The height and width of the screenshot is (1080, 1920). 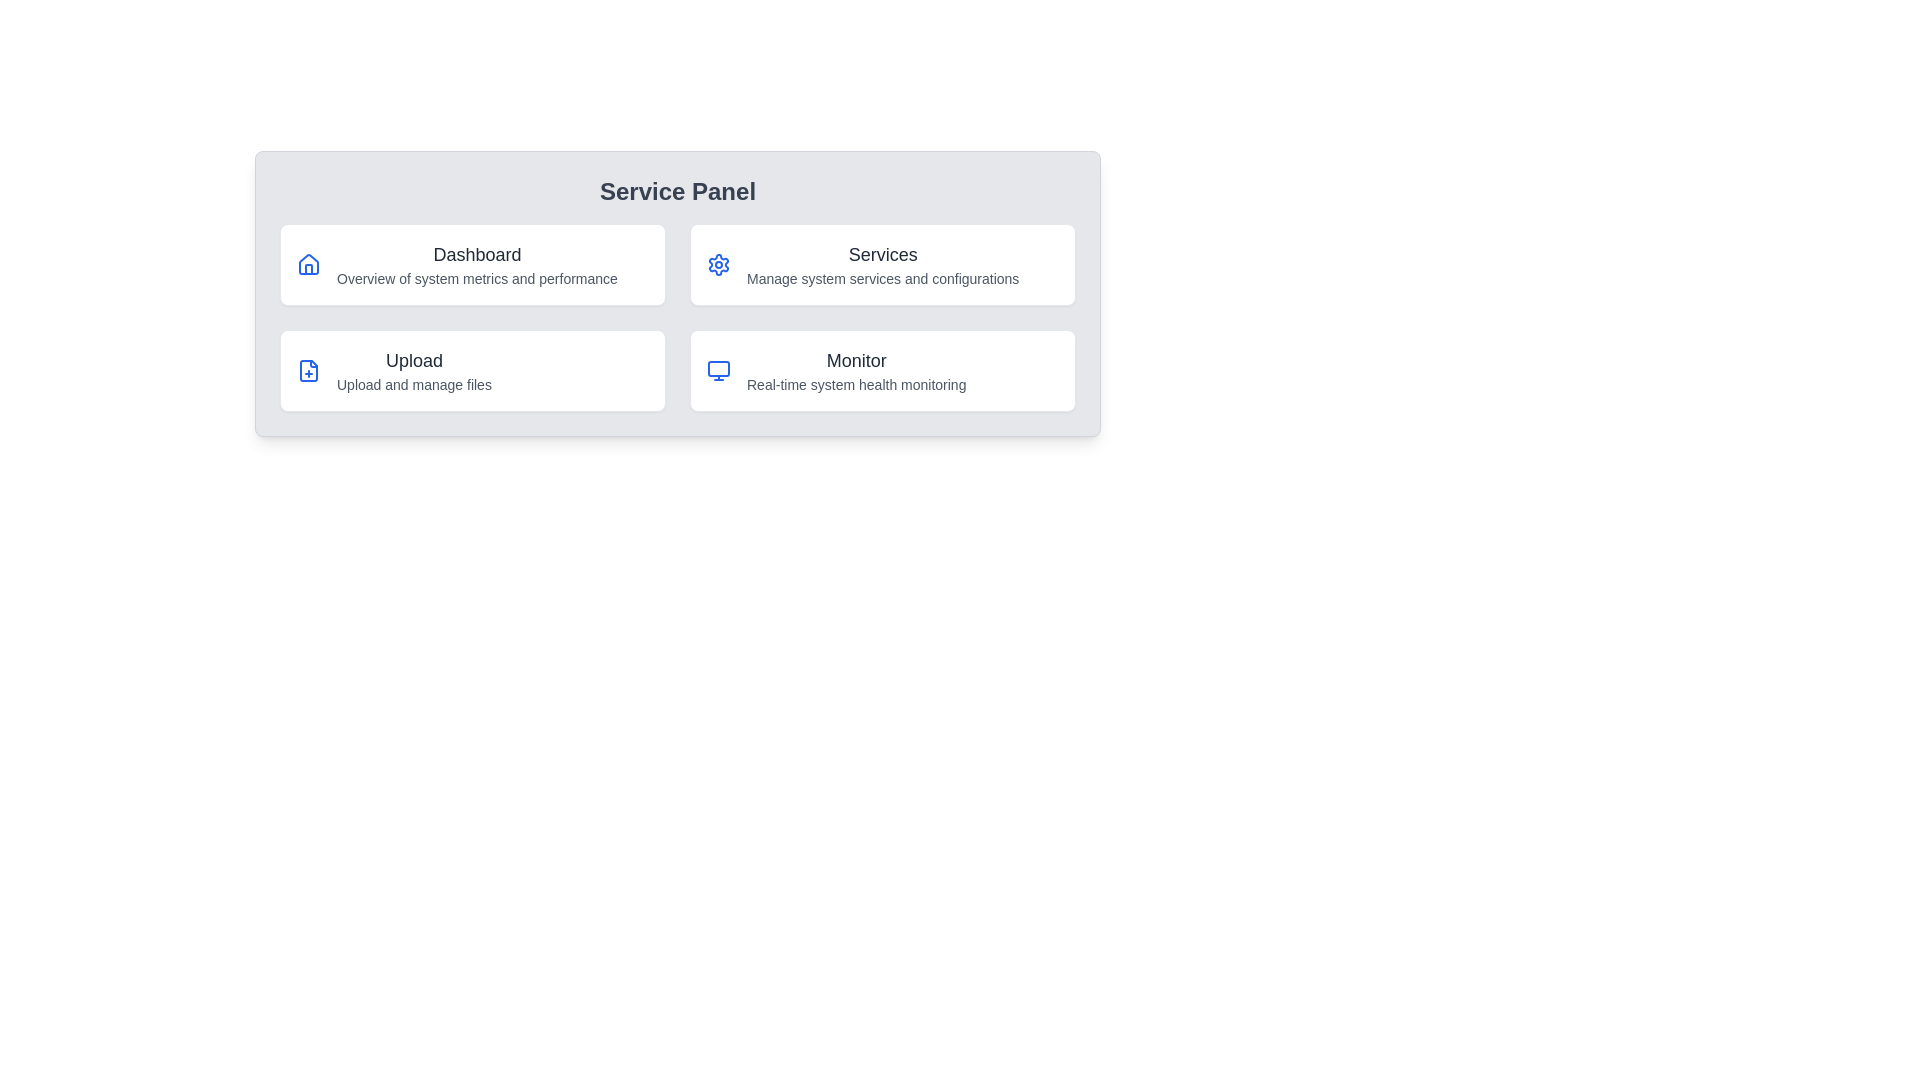 I want to click on the 'Services' icon located in the top-left corner of the Services card in the Service Panel layout, so click(x=719, y=264).